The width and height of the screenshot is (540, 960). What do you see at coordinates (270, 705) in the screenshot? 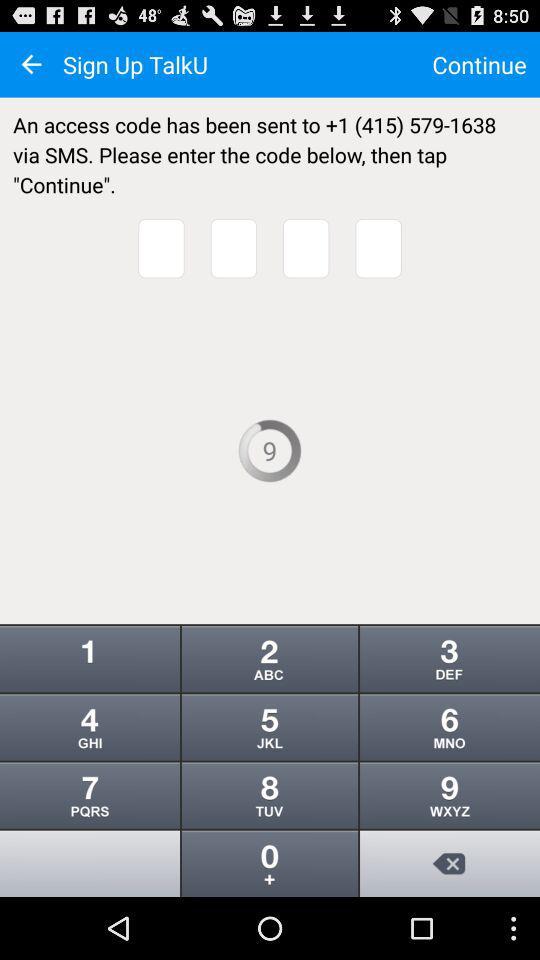
I see `the more icon` at bounding box center [270, 705].